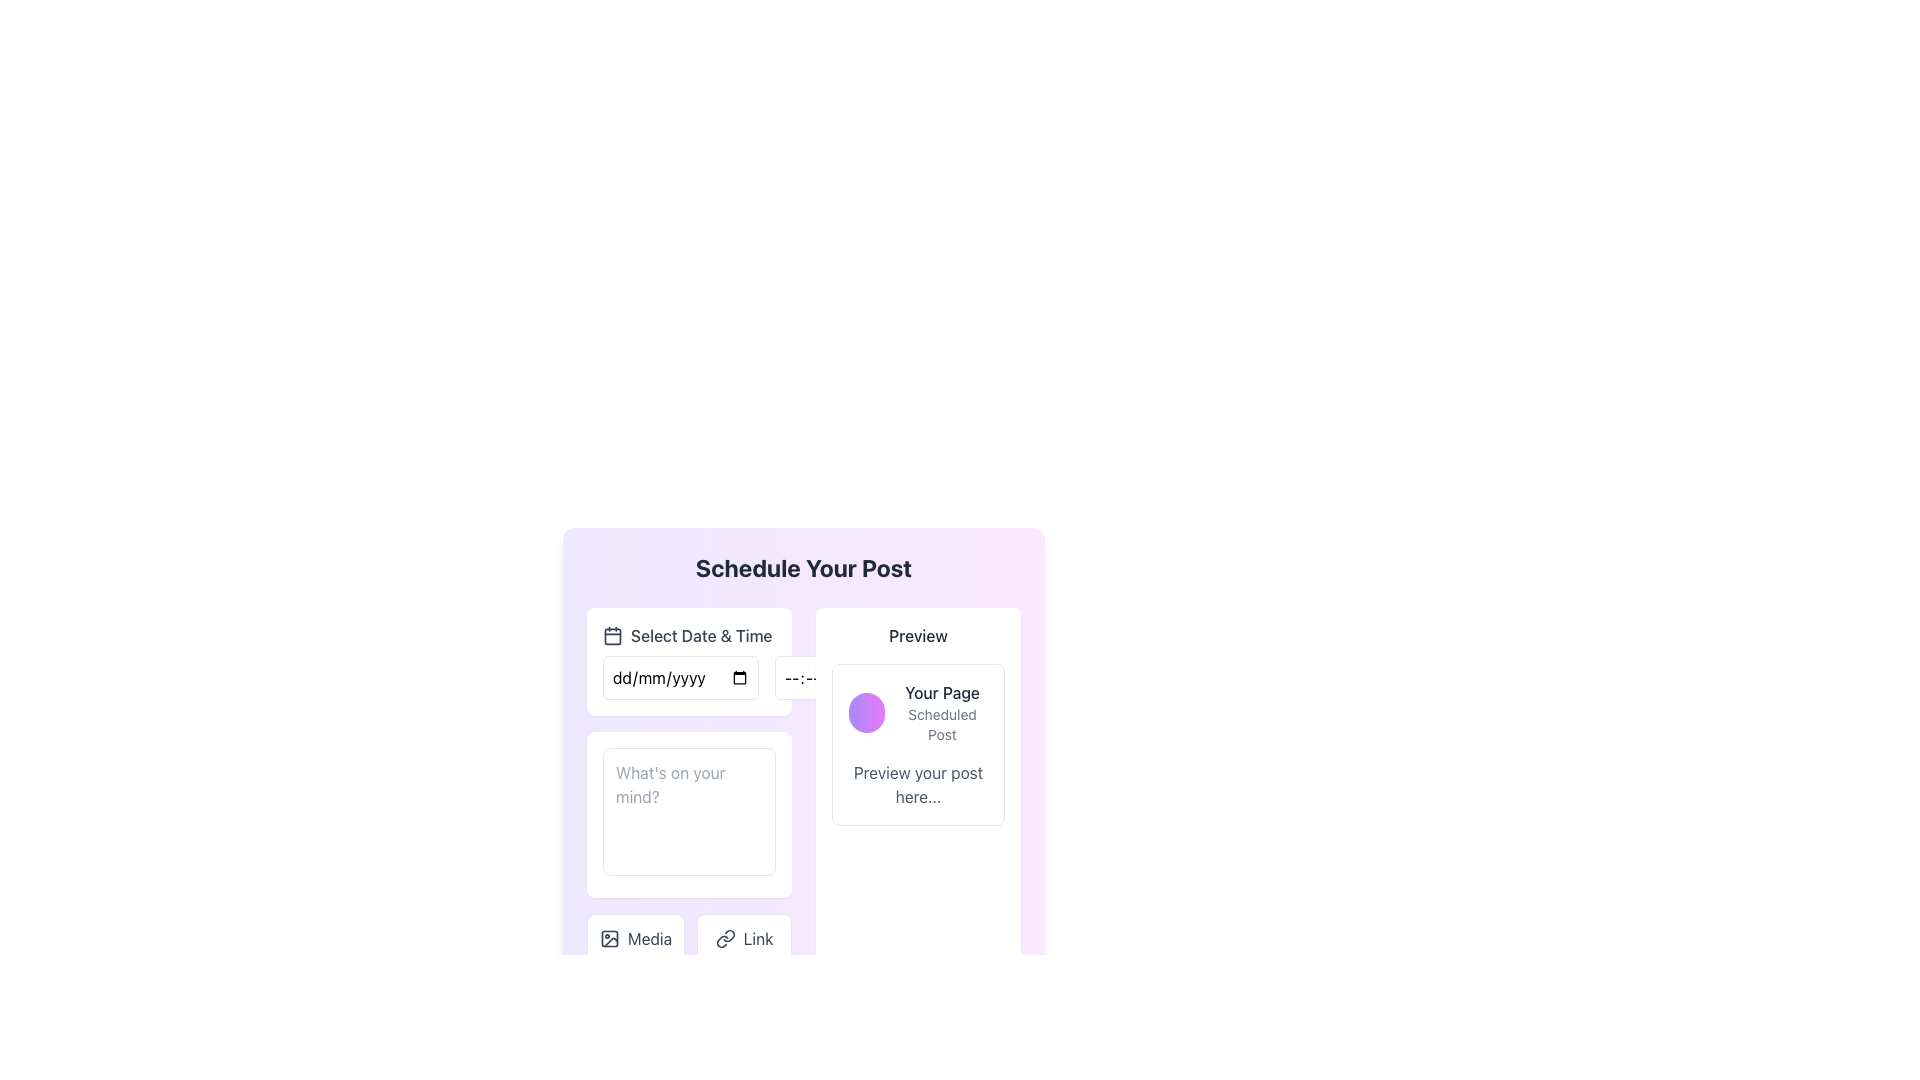  I want to click on the 'Media' text element displayed in bold, sans-serif style within the menu component, so click(650, 938).